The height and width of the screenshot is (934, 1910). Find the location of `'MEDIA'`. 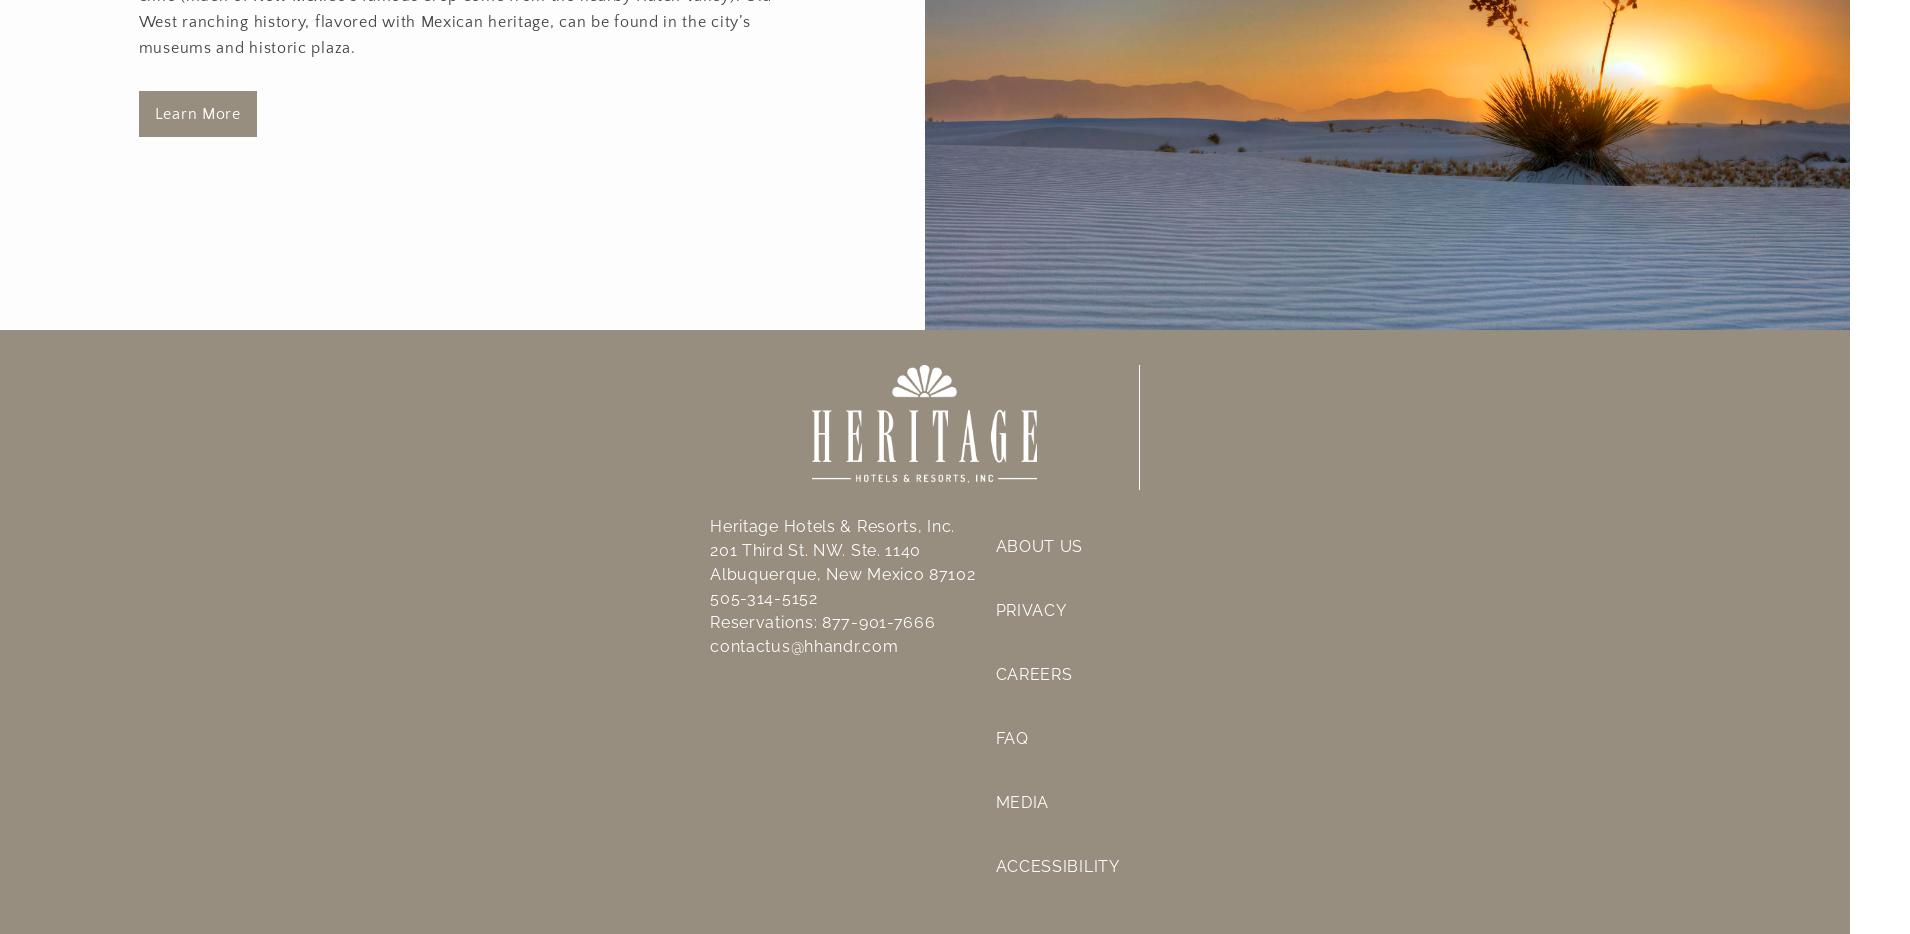

'MEDIA' is located at coordinates (1021, 801).